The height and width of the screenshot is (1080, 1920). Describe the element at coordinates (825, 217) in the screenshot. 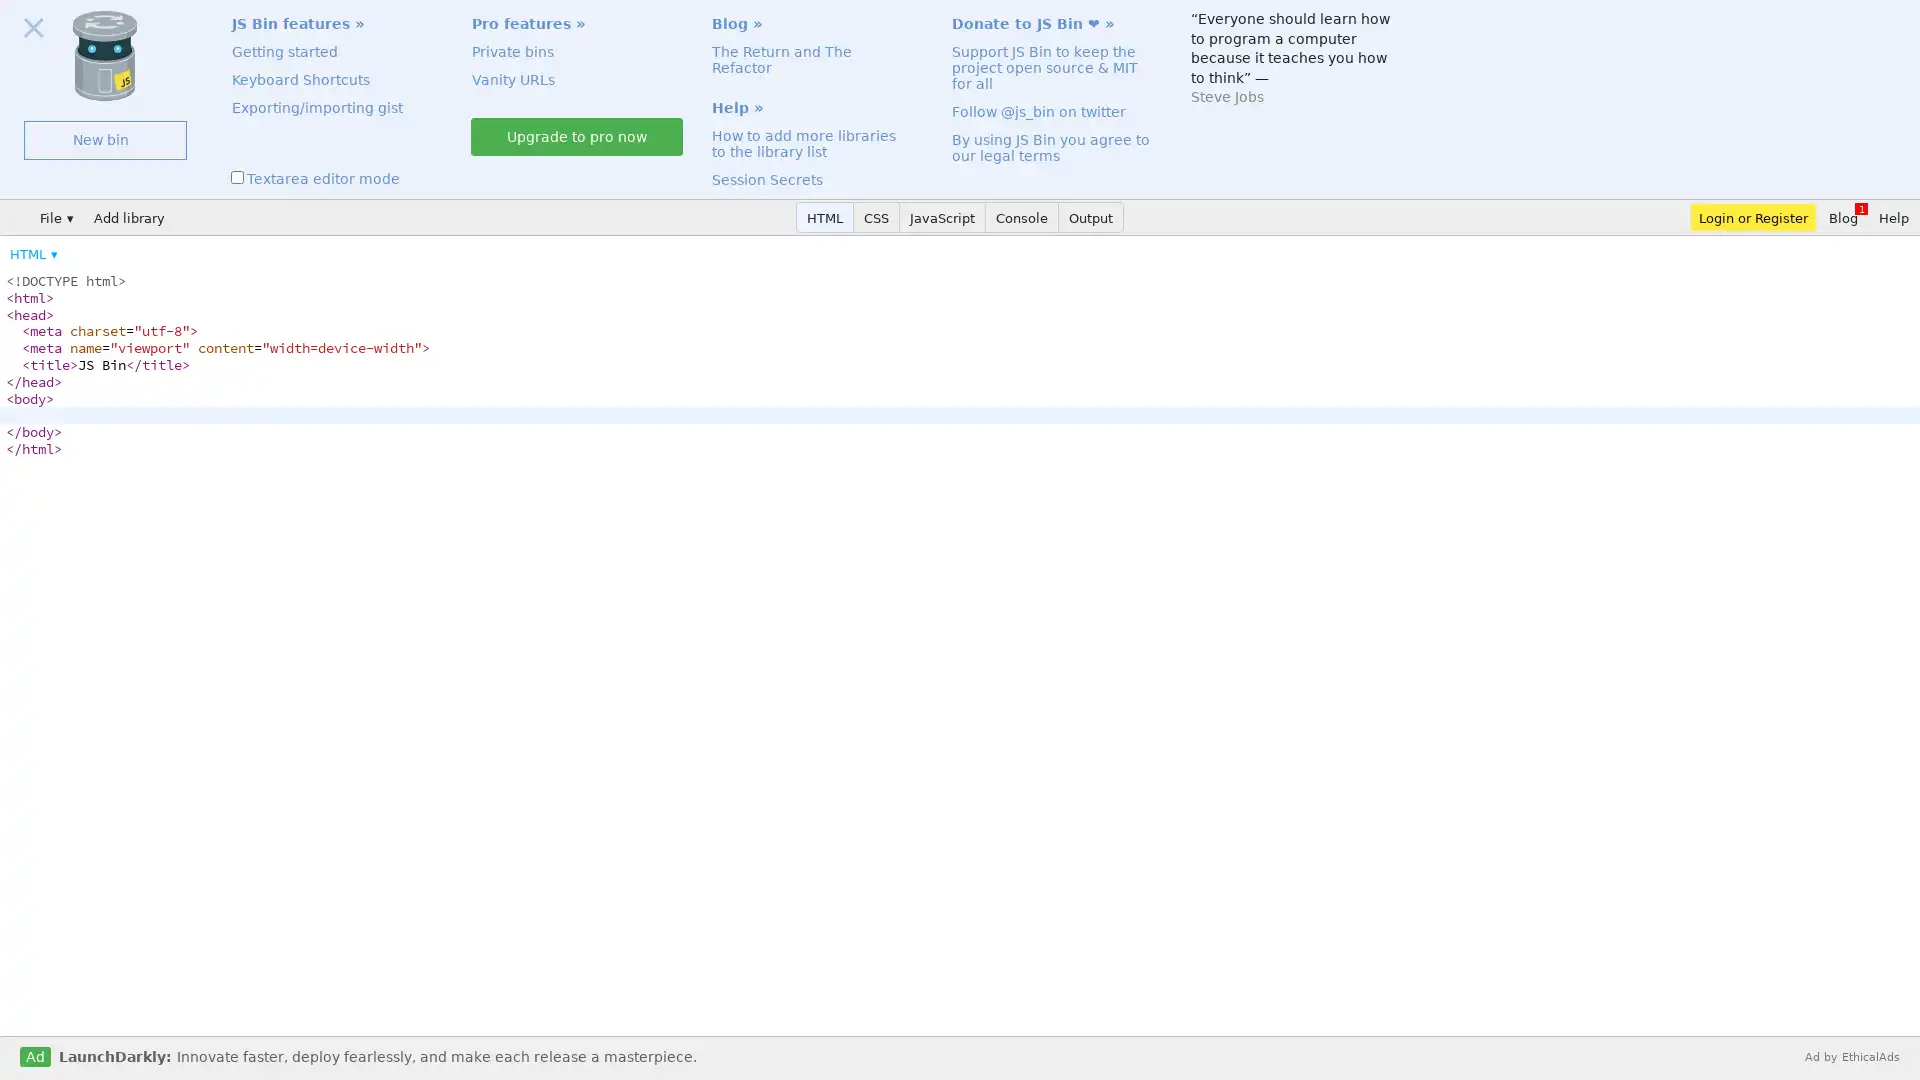

I see `HTML Panel: Active` at that location.